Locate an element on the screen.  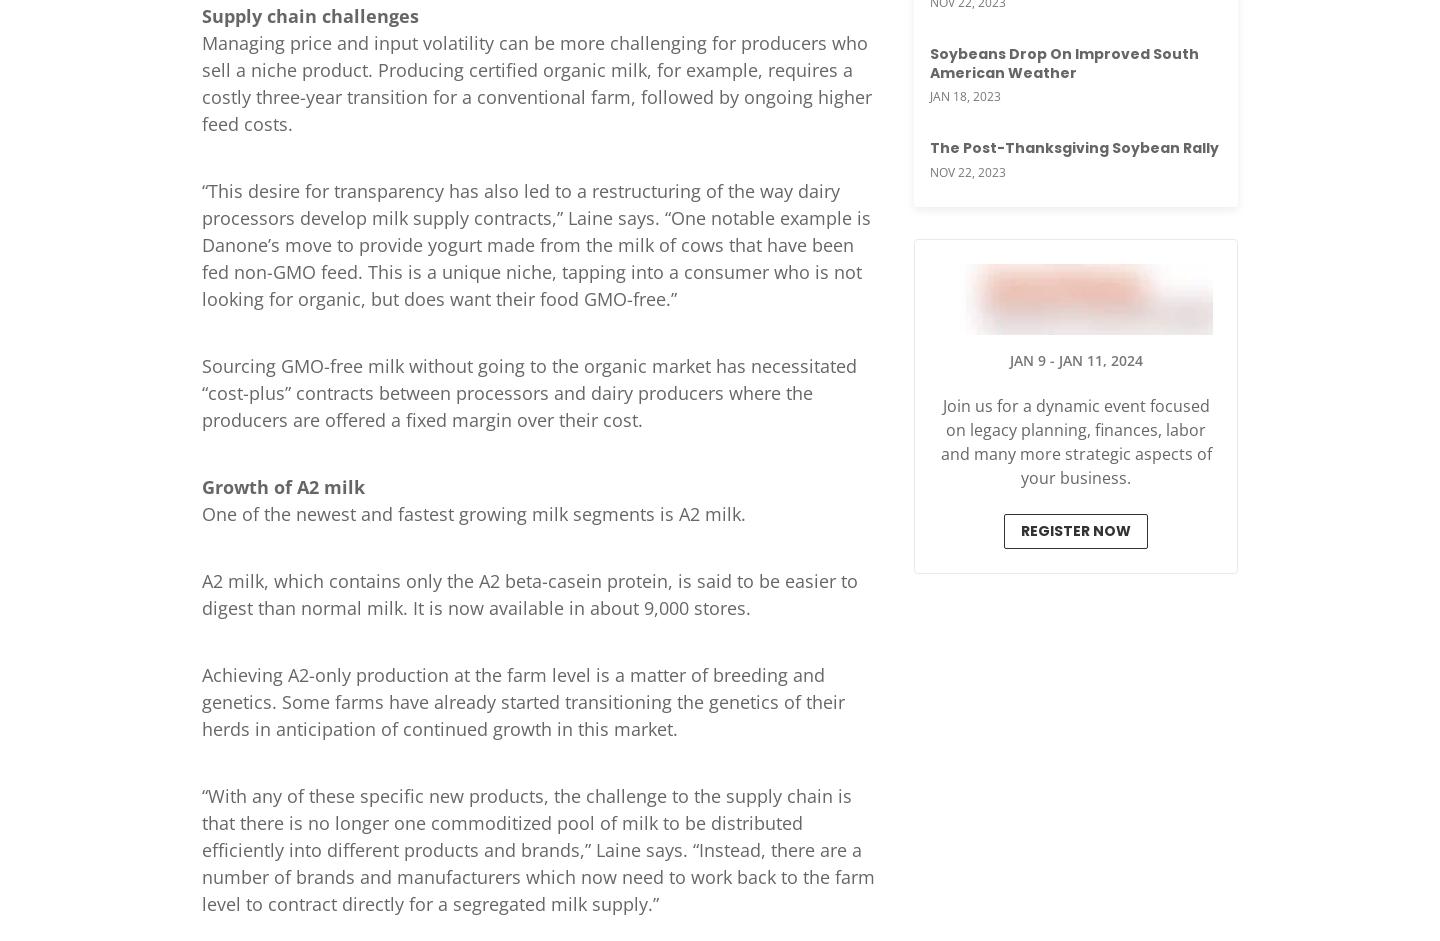
'Nov 22, 2023' is located at coordinates (966, 170).